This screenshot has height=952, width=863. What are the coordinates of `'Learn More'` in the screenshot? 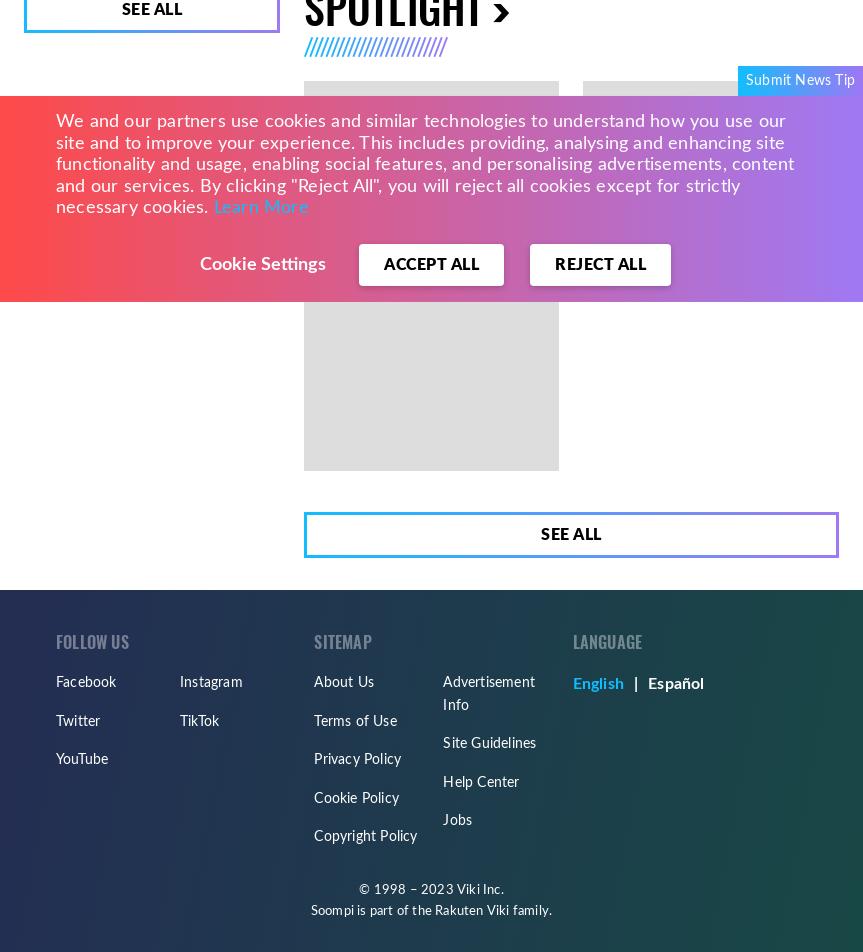 It's located at (259, 208).